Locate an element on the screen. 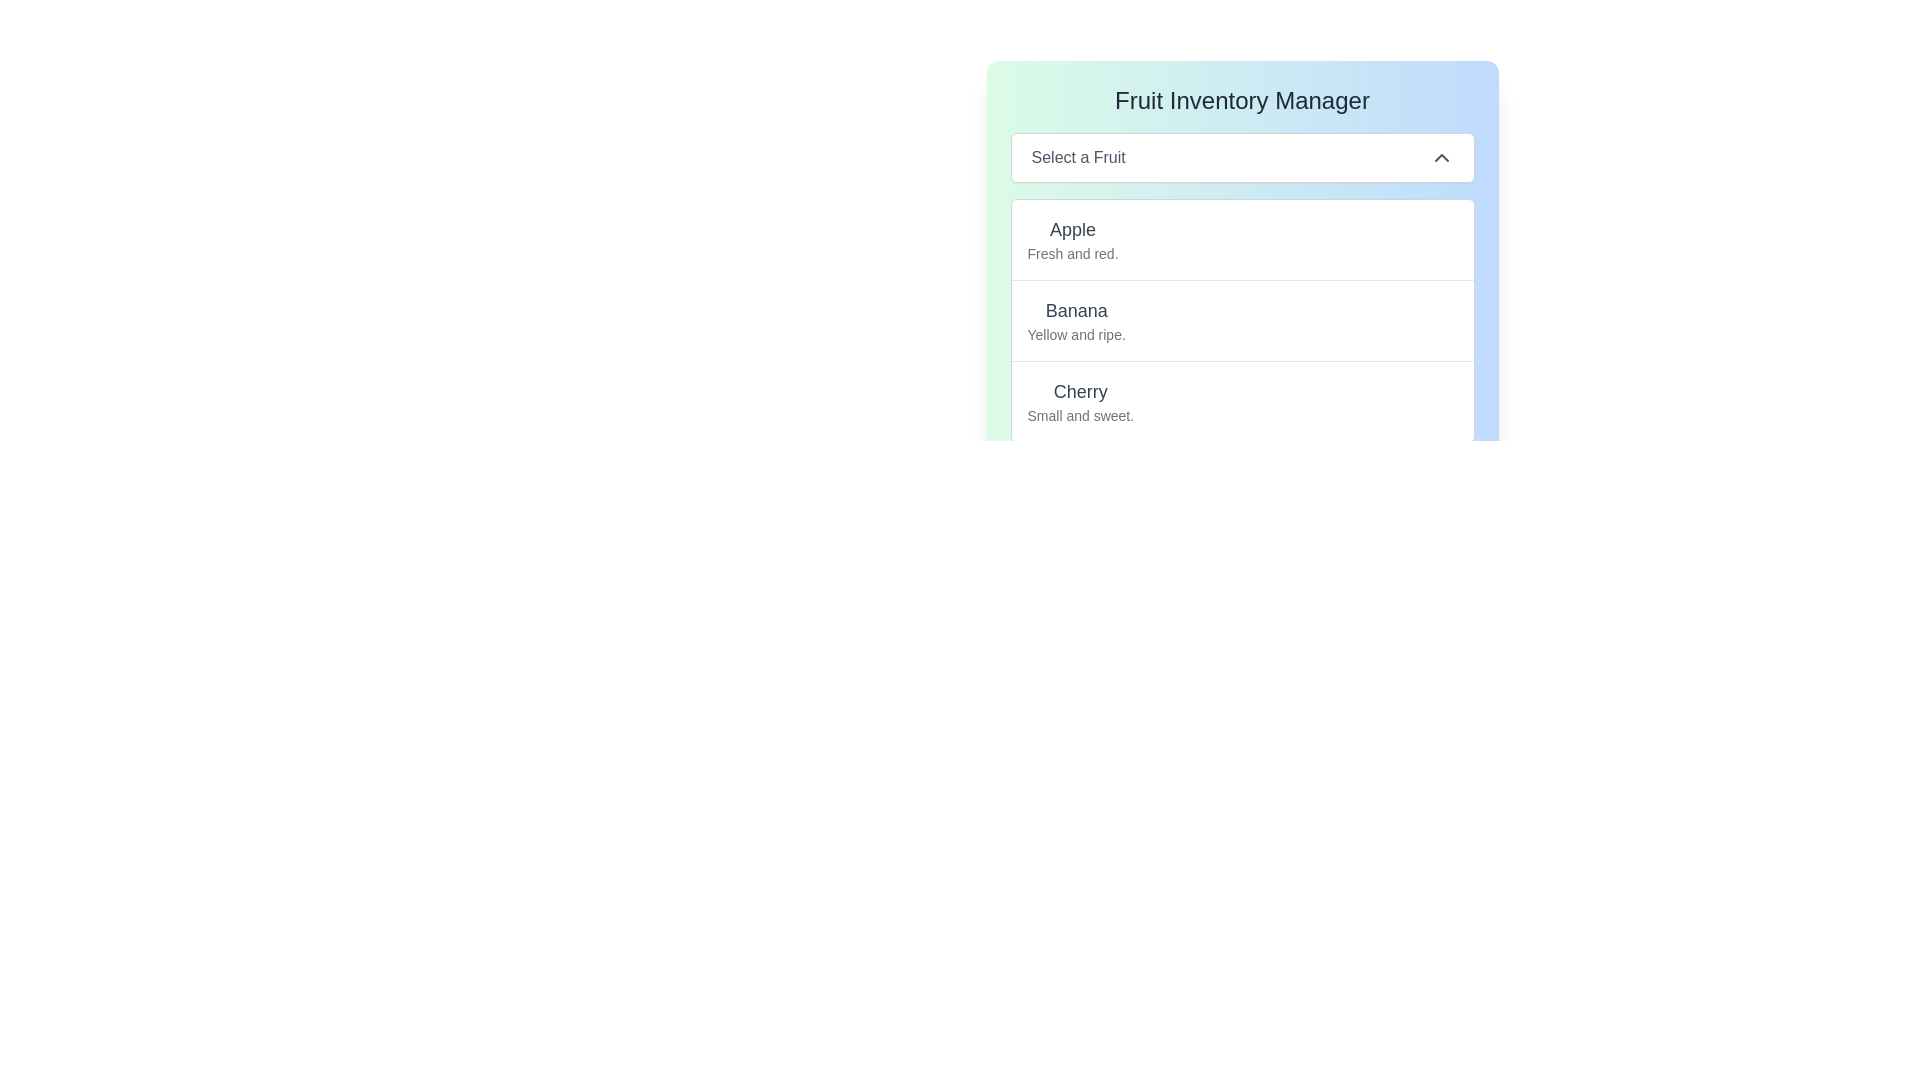 Image resolution: width=1920 pixels, height=1080 pixels. the text label 'Banana' which is styled in bold gray font and is the second item in the 'Select a Fruit' list in the 'Fruit Inventory Manager' interface is located at coordinates (1075, 311).